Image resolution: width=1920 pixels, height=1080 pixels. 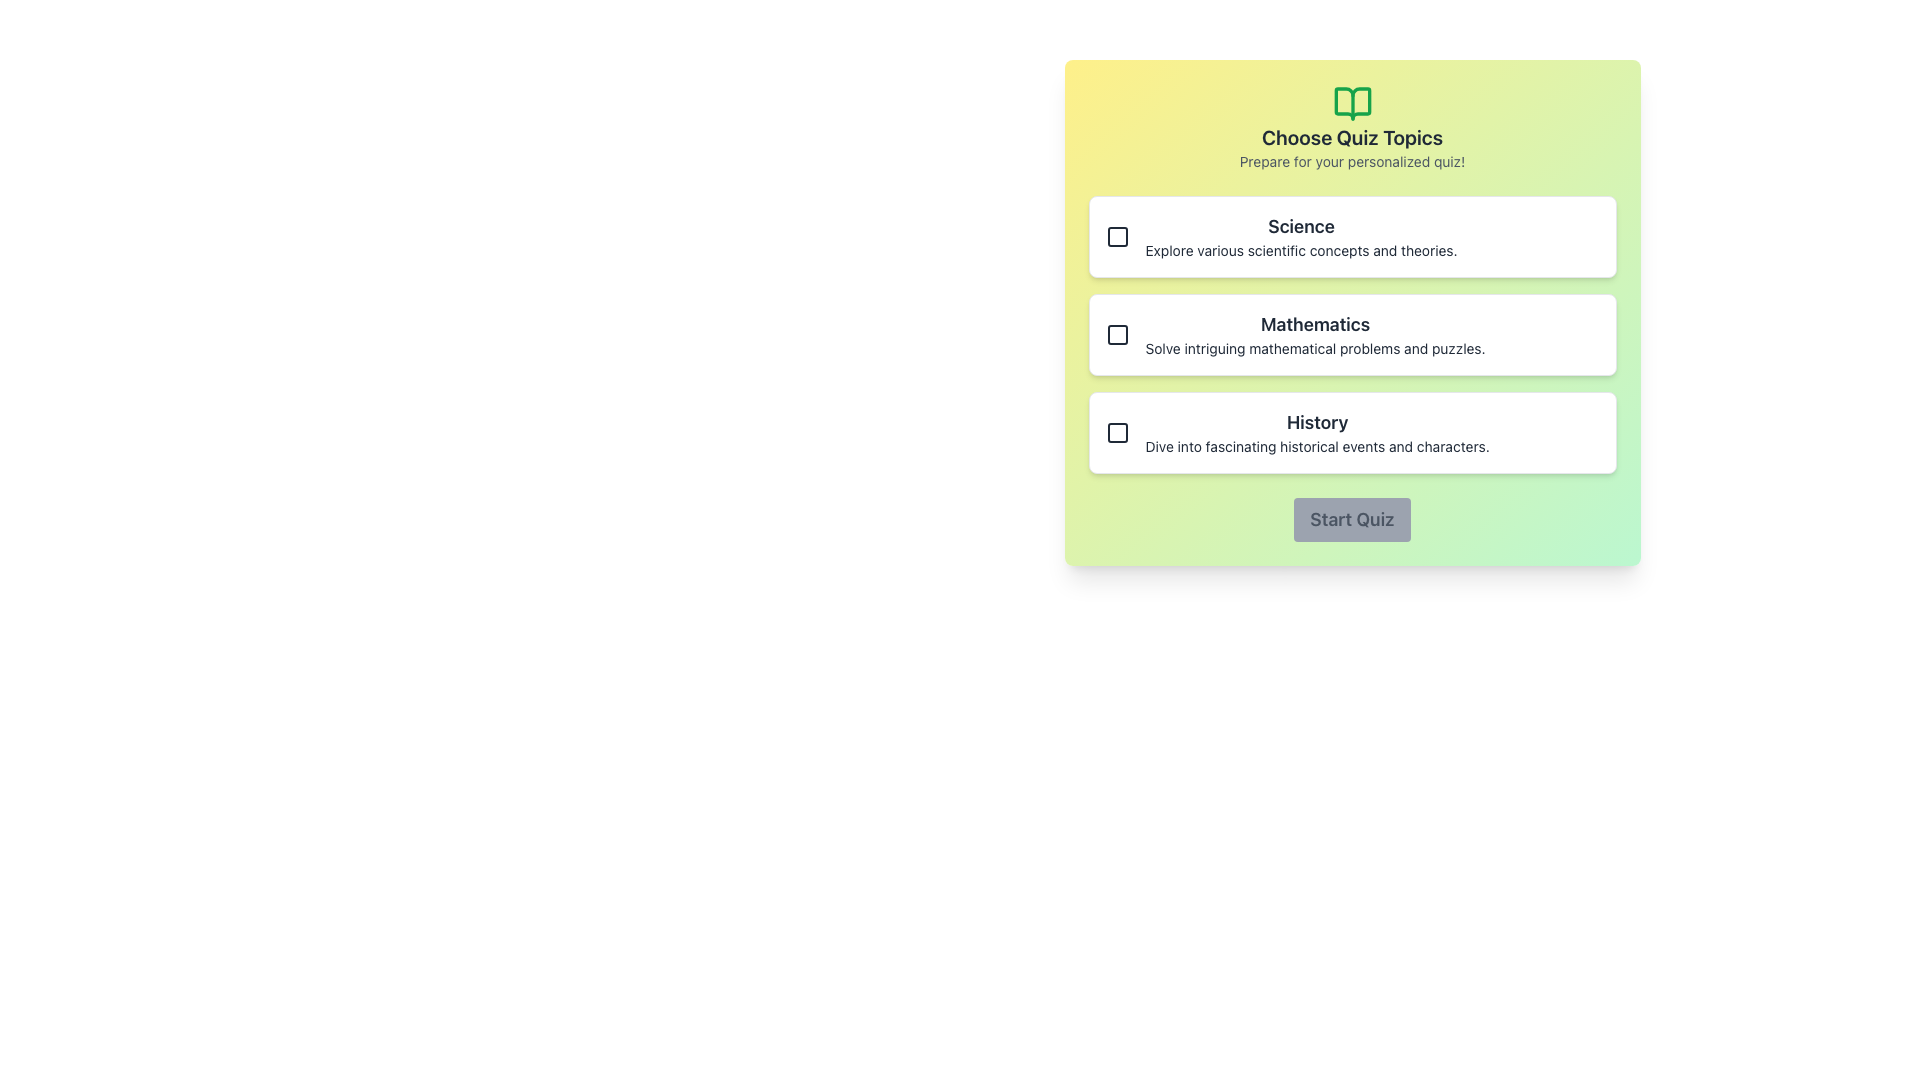 What do you see at coordinates (1116, 235) in the screenshot?
I see `the checkbox element located to the left of the 'Science' list item` at bounding box center [1116, 235].